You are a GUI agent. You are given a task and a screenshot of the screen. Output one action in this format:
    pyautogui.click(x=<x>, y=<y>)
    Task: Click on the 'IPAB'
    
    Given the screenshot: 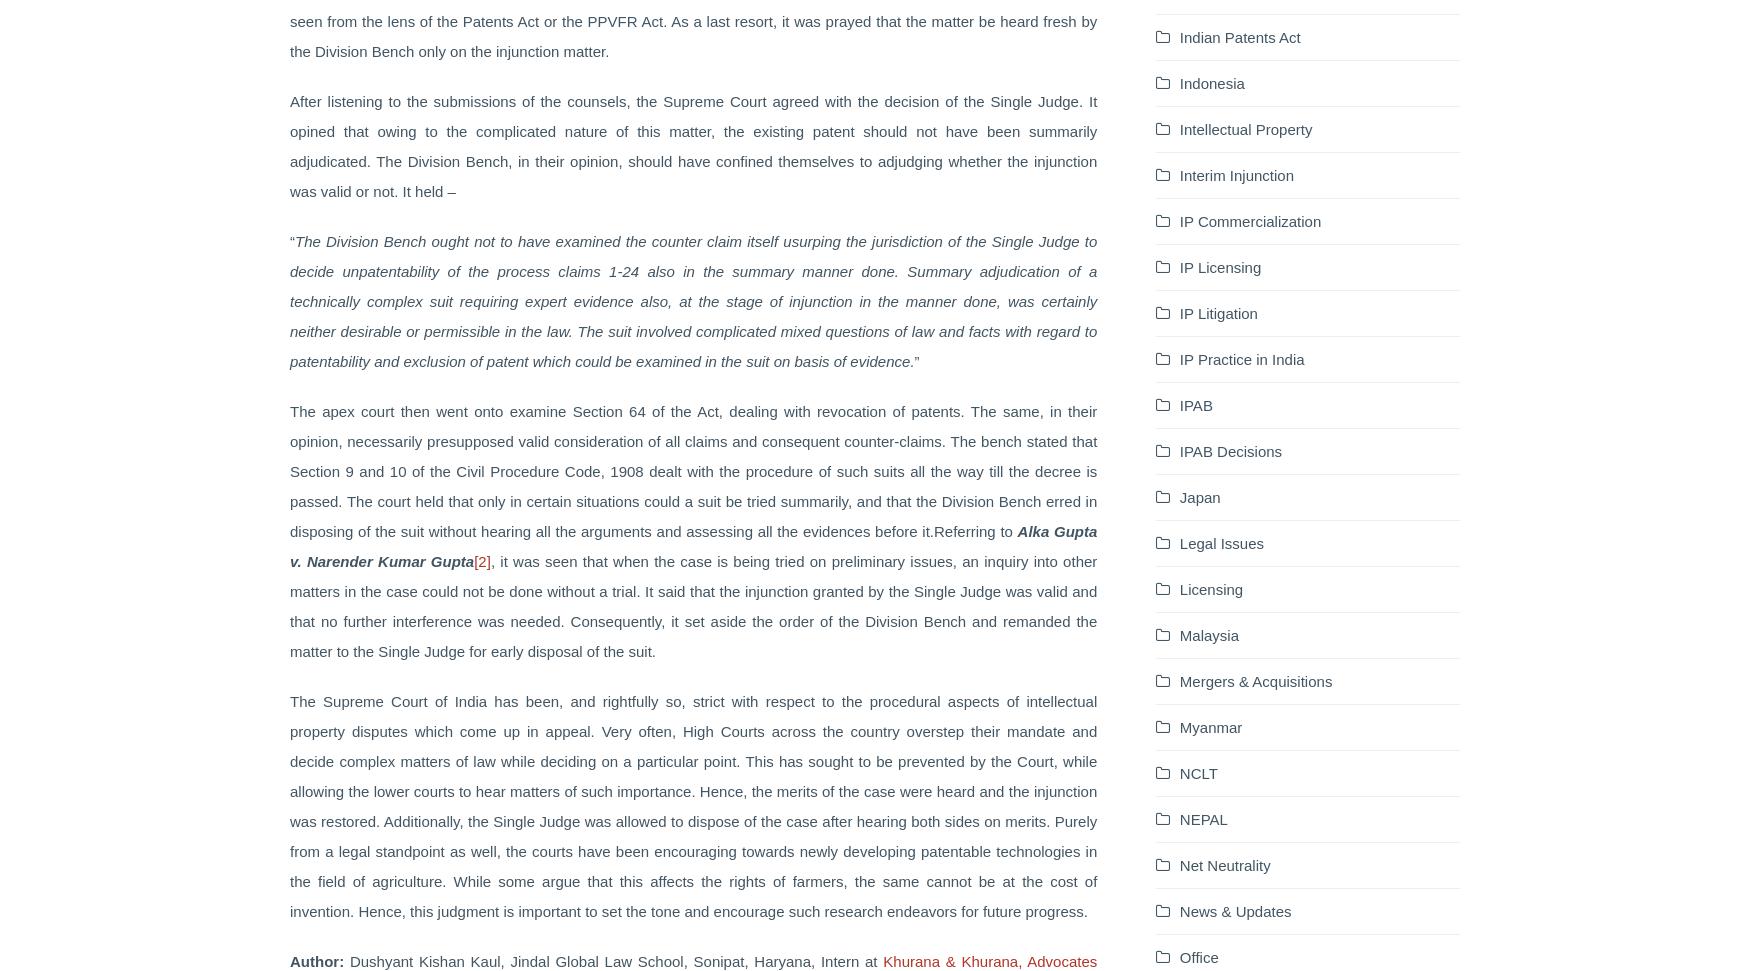 What is the action you would take?
    pyautogui.click(x=1195, y=403)
    